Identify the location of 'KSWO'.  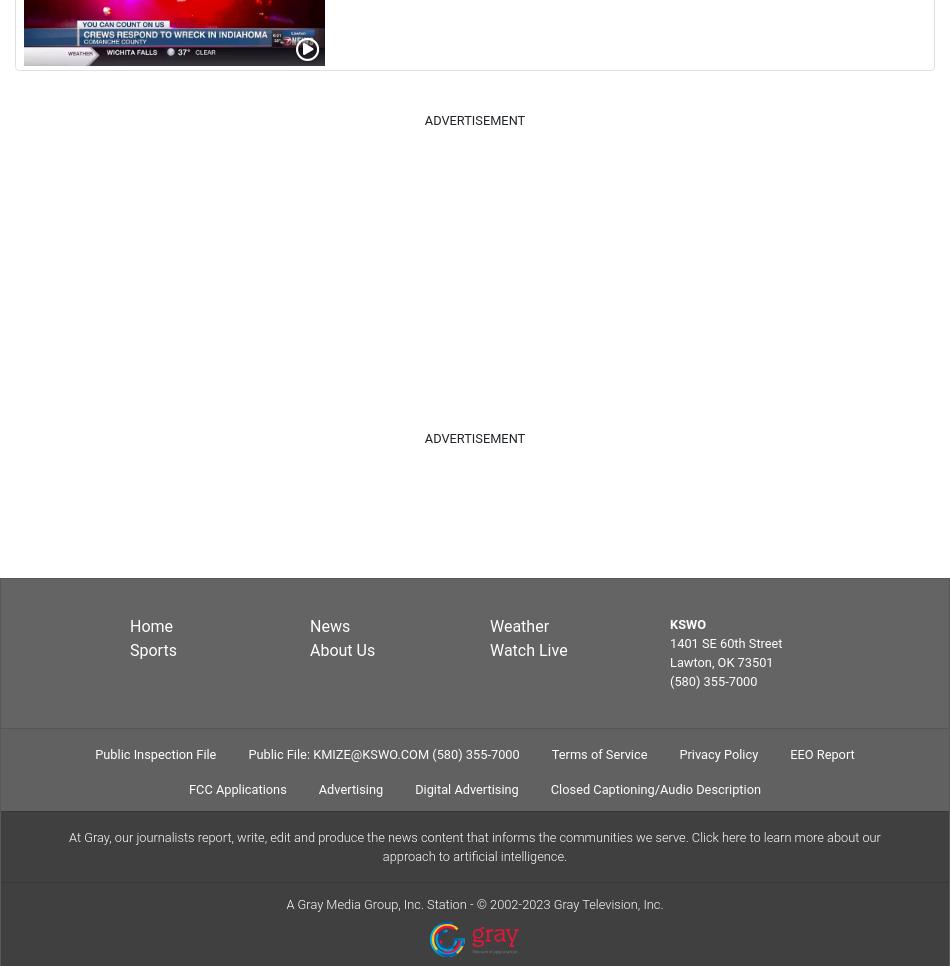
(687, 622).